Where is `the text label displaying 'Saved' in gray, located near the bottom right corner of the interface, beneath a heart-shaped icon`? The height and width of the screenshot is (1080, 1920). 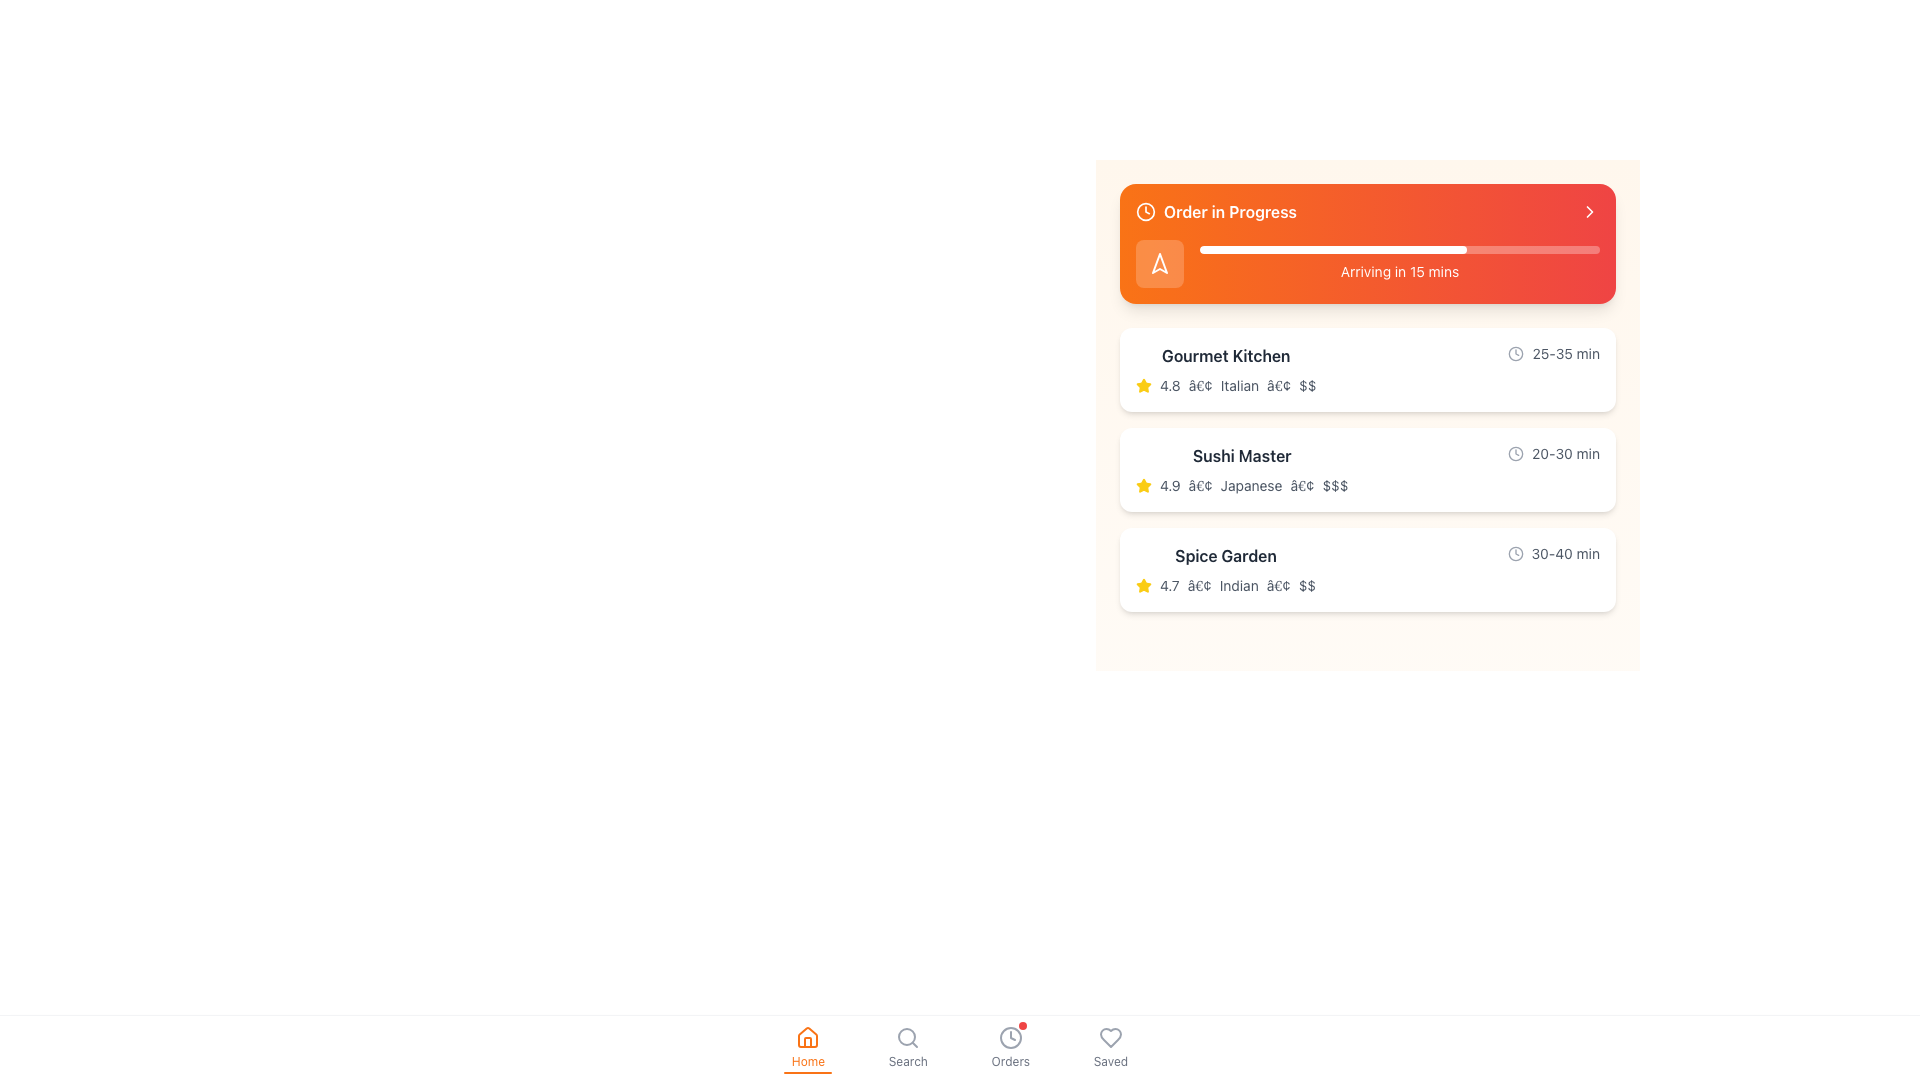
the text label displaying 'Saved' in gray, located near the bottom right corner of the interface, beneath a heart-shaped icon is located at coordinates (1109, 1060).